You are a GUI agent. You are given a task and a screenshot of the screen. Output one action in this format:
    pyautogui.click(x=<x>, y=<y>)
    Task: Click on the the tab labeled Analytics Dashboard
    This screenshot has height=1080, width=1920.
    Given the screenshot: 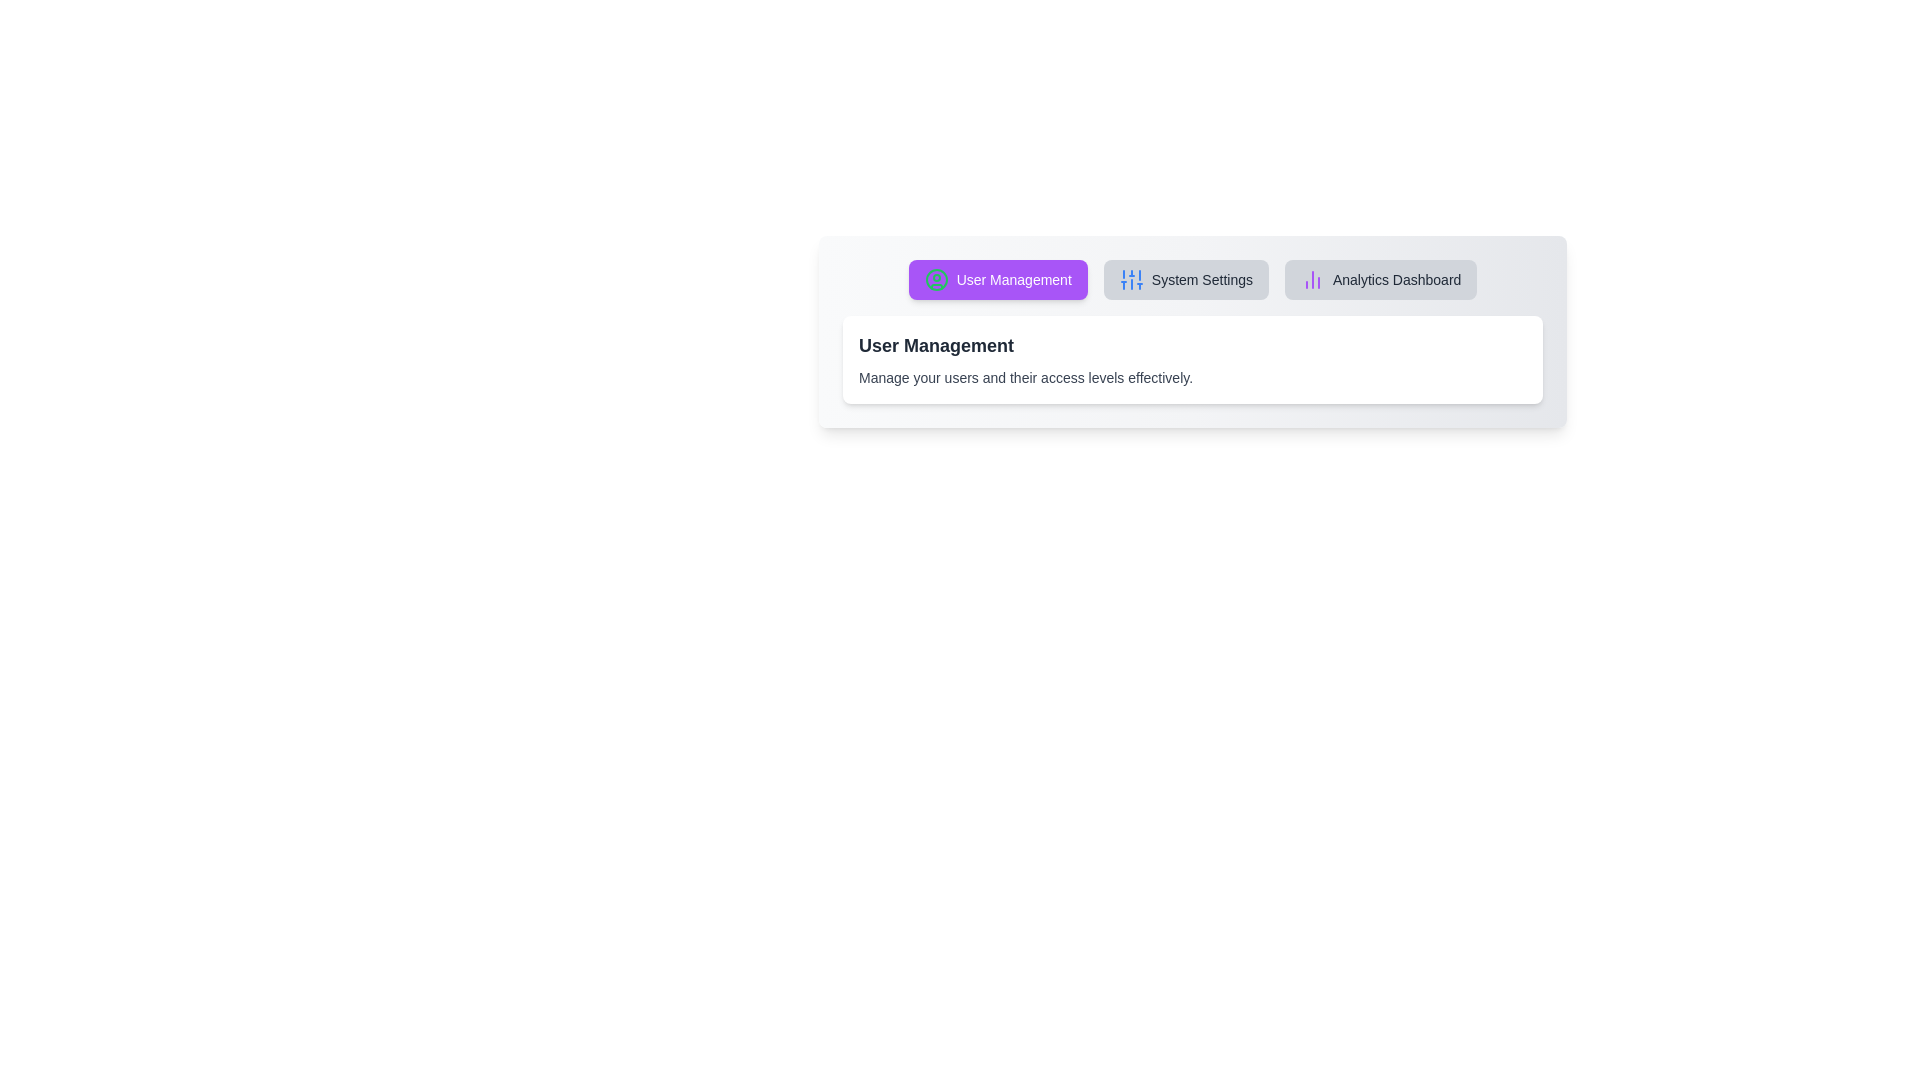 What is the action you would take?
    pyautogui.click(x=1380, y=280)
    